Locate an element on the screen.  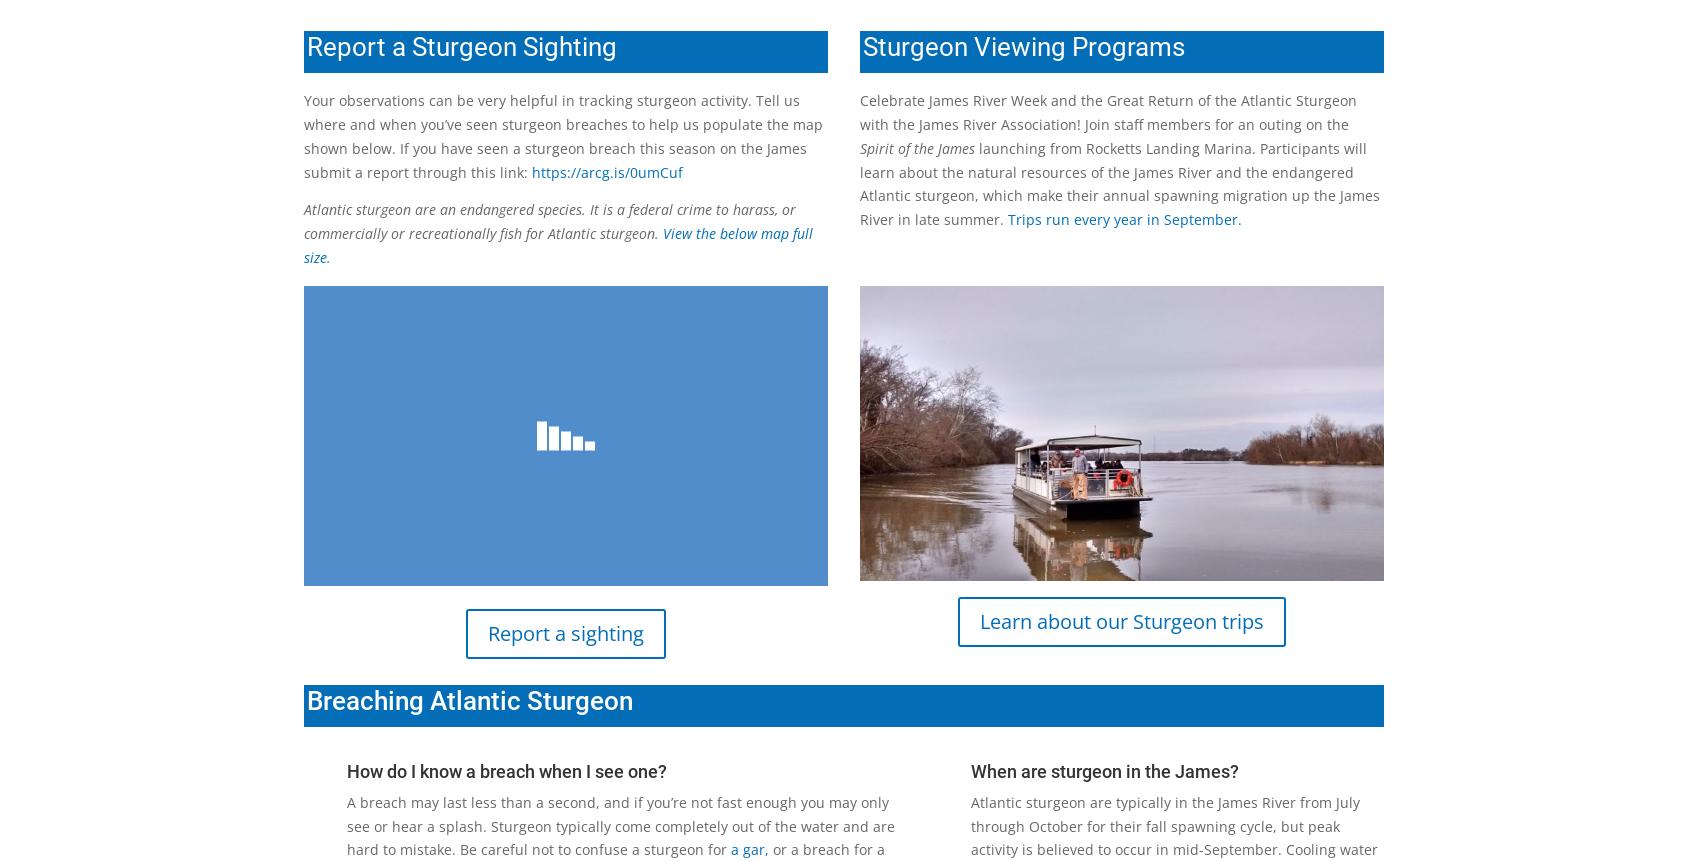
'Breaching Atlantic Sturgeon' is located at coordinates (468, 698).